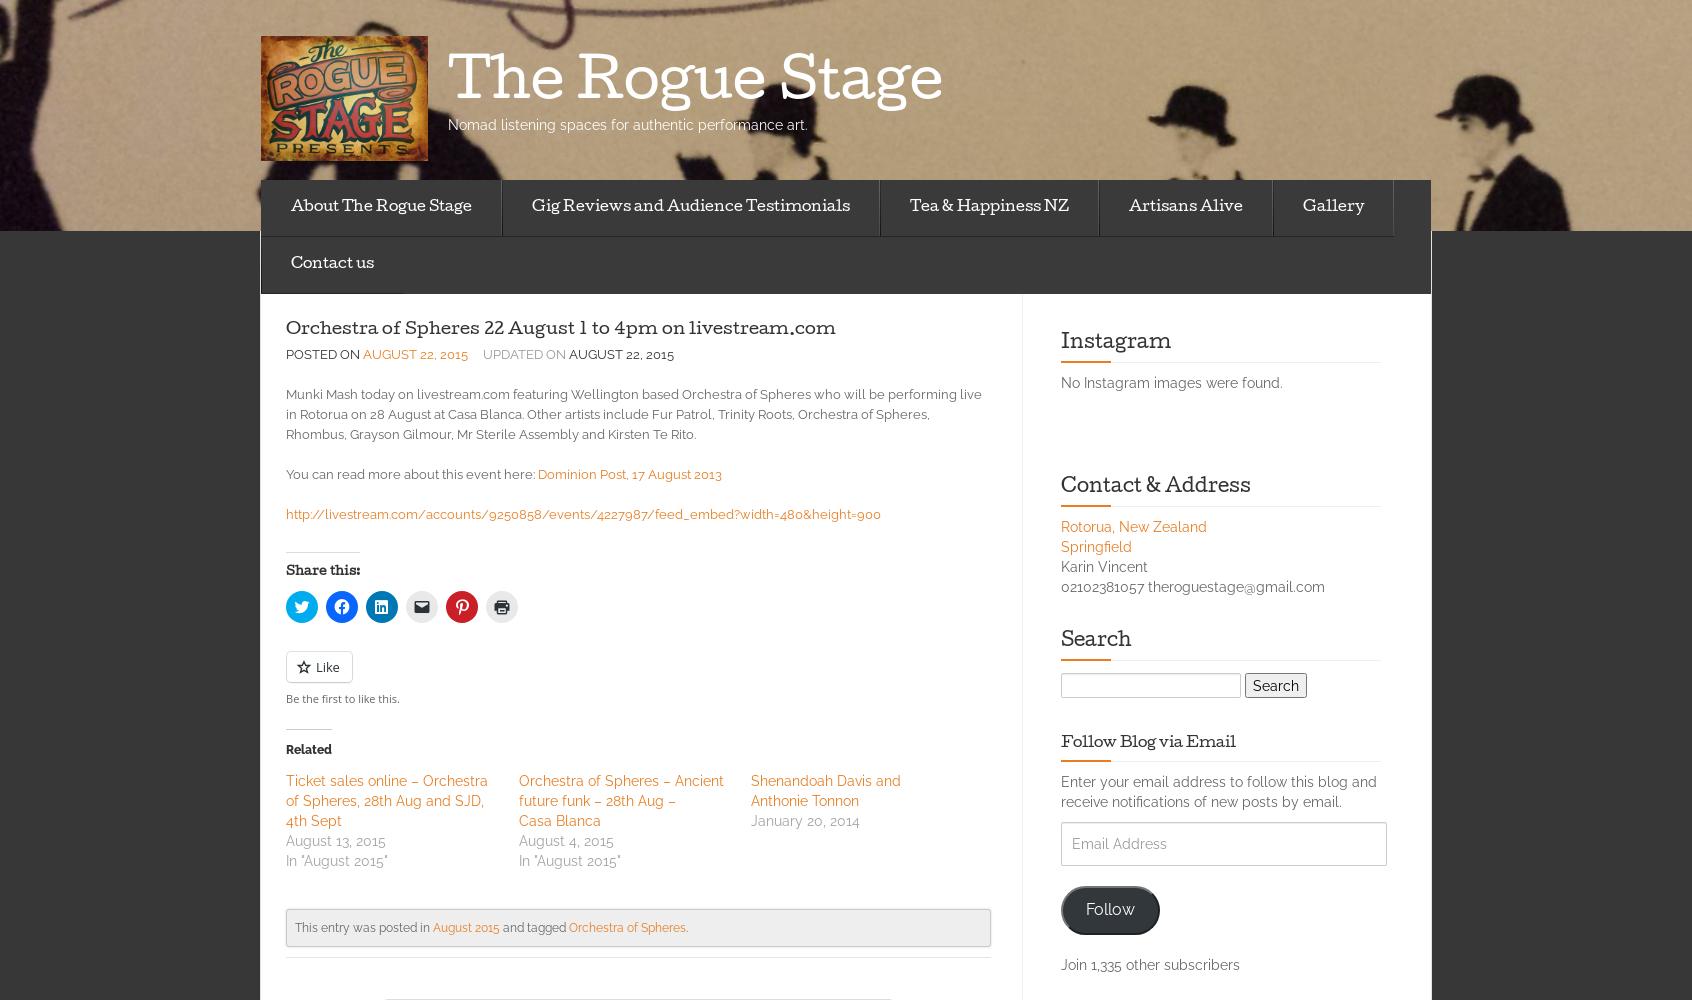  I want to click on 'Munki Mash today on livestream.com featuring Wellington based Orchestra of Spheres who will be performing live in Rotorua on 28 August at Casa Blanca. Other artists include Fur Patrol, Trinity Roots, Orchestra of Spheres, Rhombus, Grayson Gilmour, Mr Sterile Assembly and Kirsten Te Rito.', so click(632, 414).